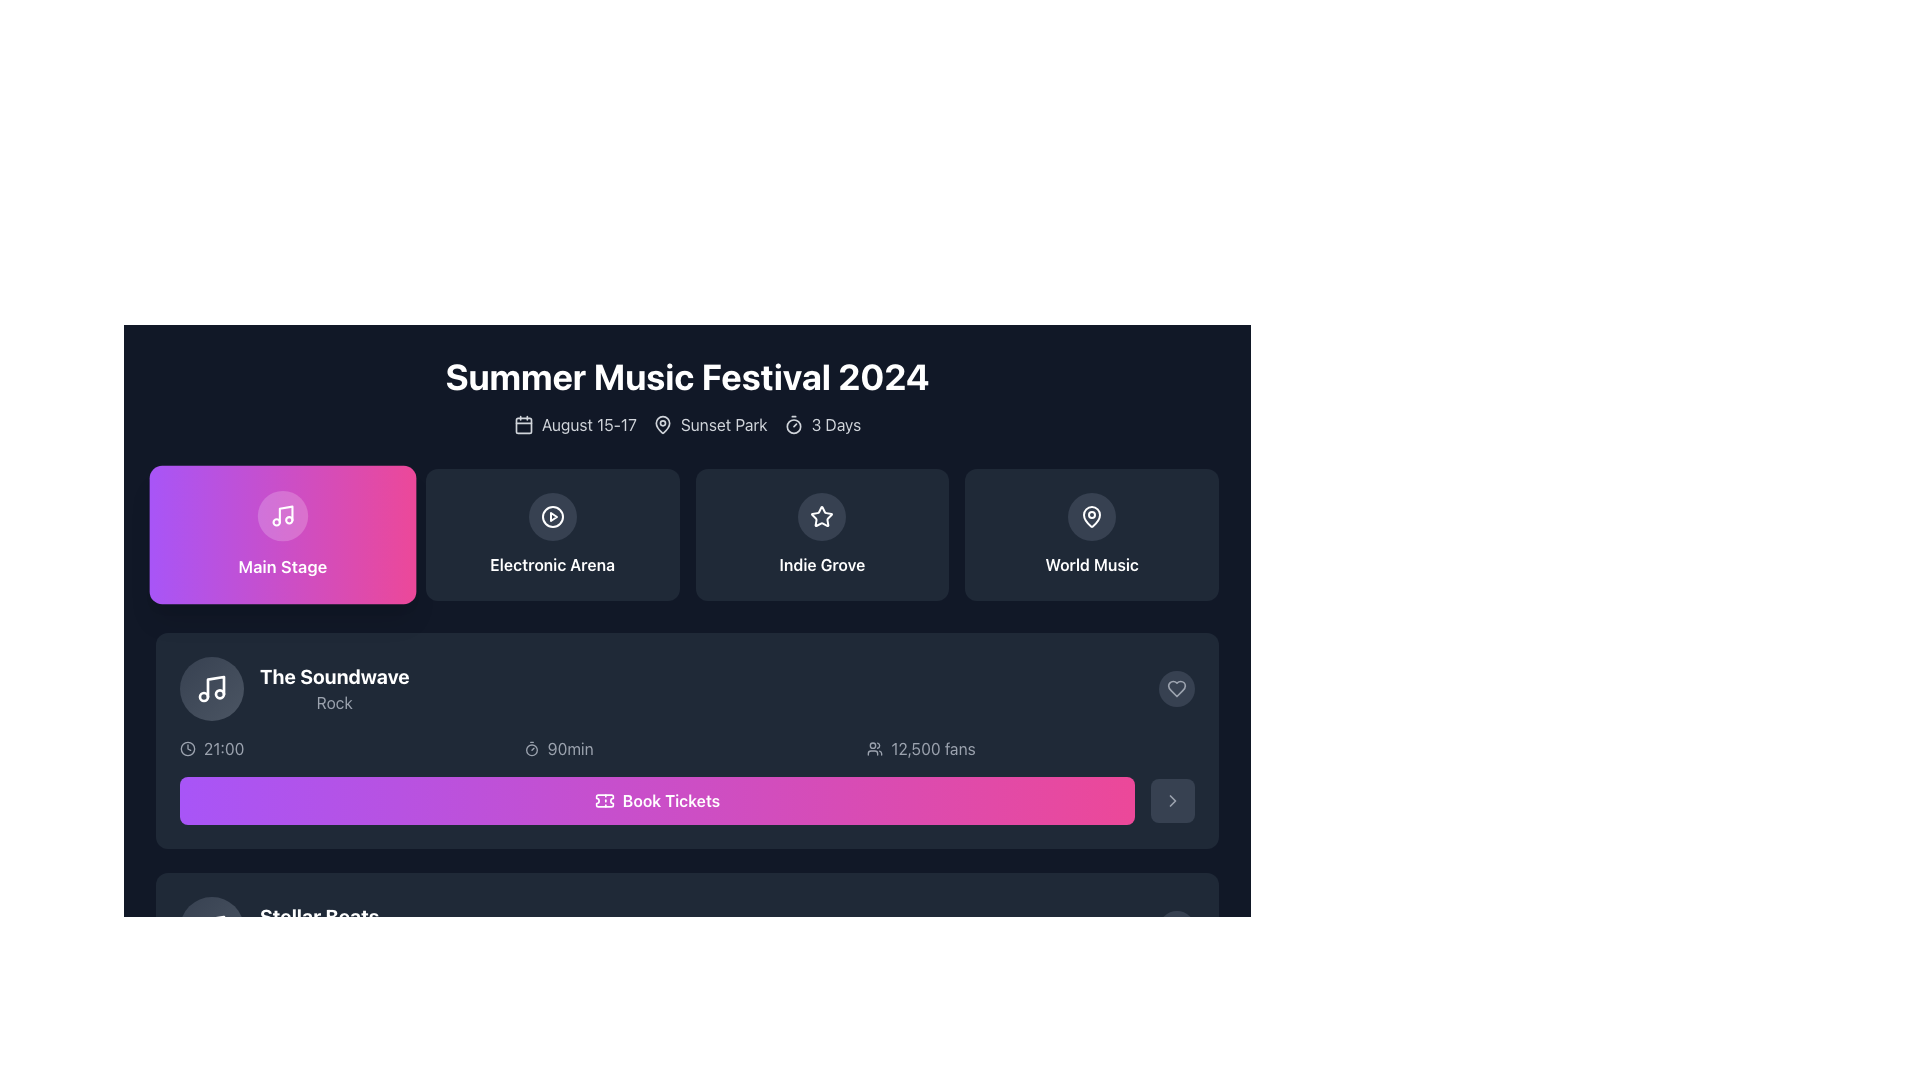 This screenshot has height=1080, width=1920. Describe the element at coordinates (792, 423) in the screenshot. I see `the icon that visually complements the text '3 Days', which is located to the left of the text within the header section of the interface` at that location.